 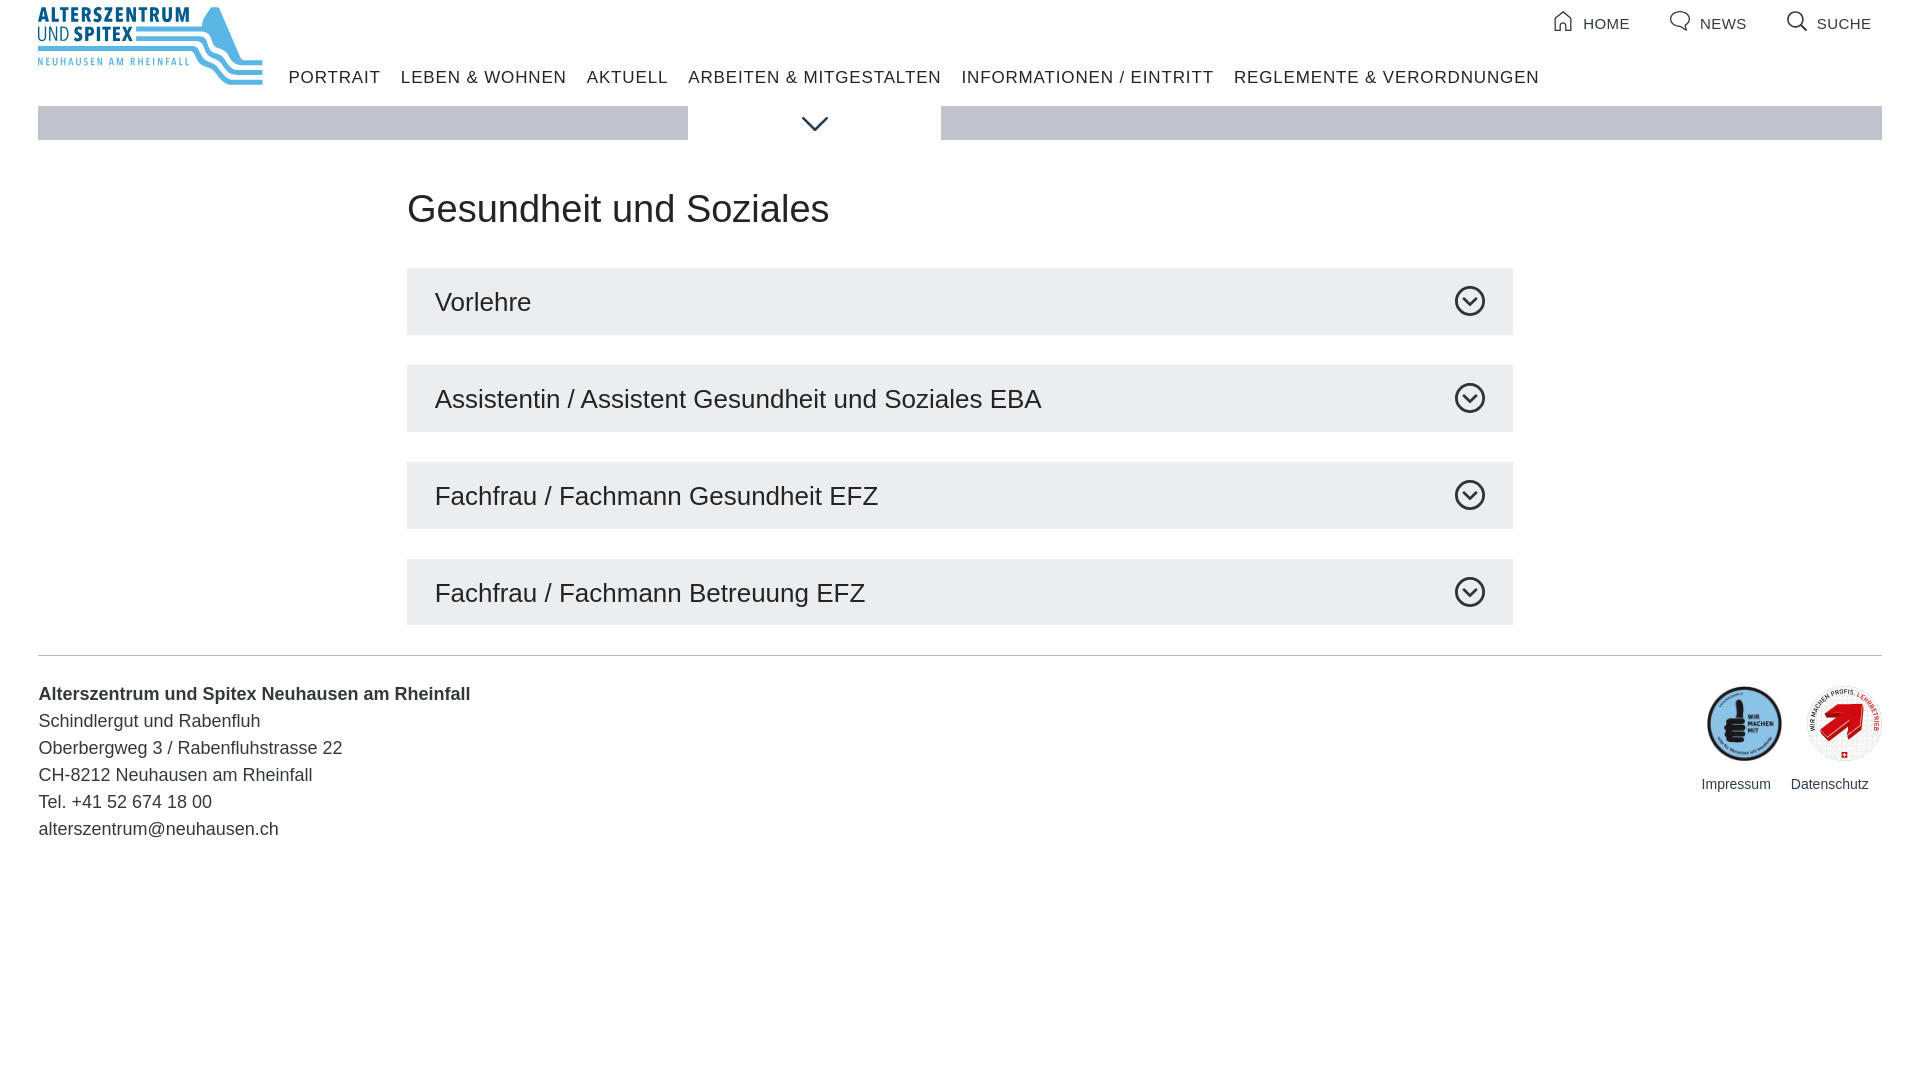 I want to click on 'SUCHE', so click(x=1786, y=20).